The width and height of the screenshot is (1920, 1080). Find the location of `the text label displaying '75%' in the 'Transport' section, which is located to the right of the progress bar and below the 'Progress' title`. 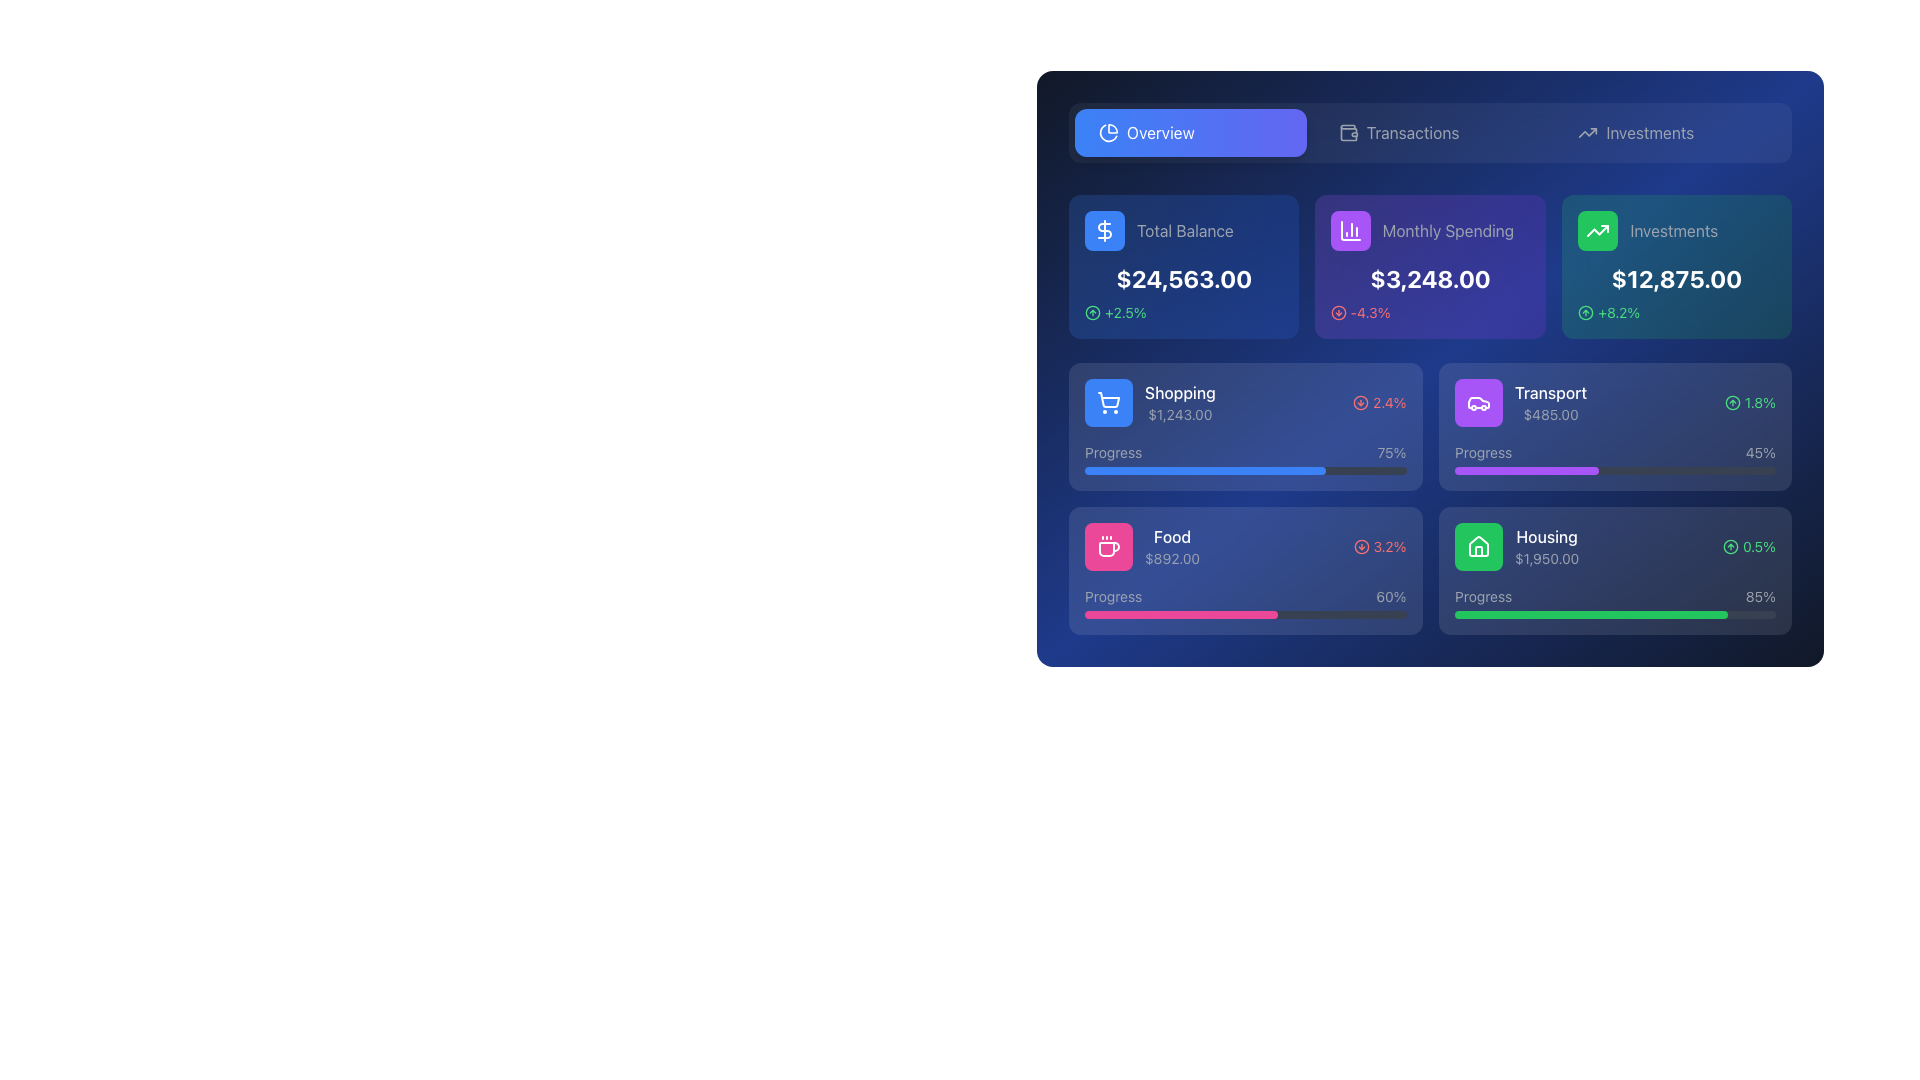

the text label displaying '75%' in the 'Transport' section, which is located to the right of the progress bar and below the 'Progress' title is located at coordinates (1391, 452).